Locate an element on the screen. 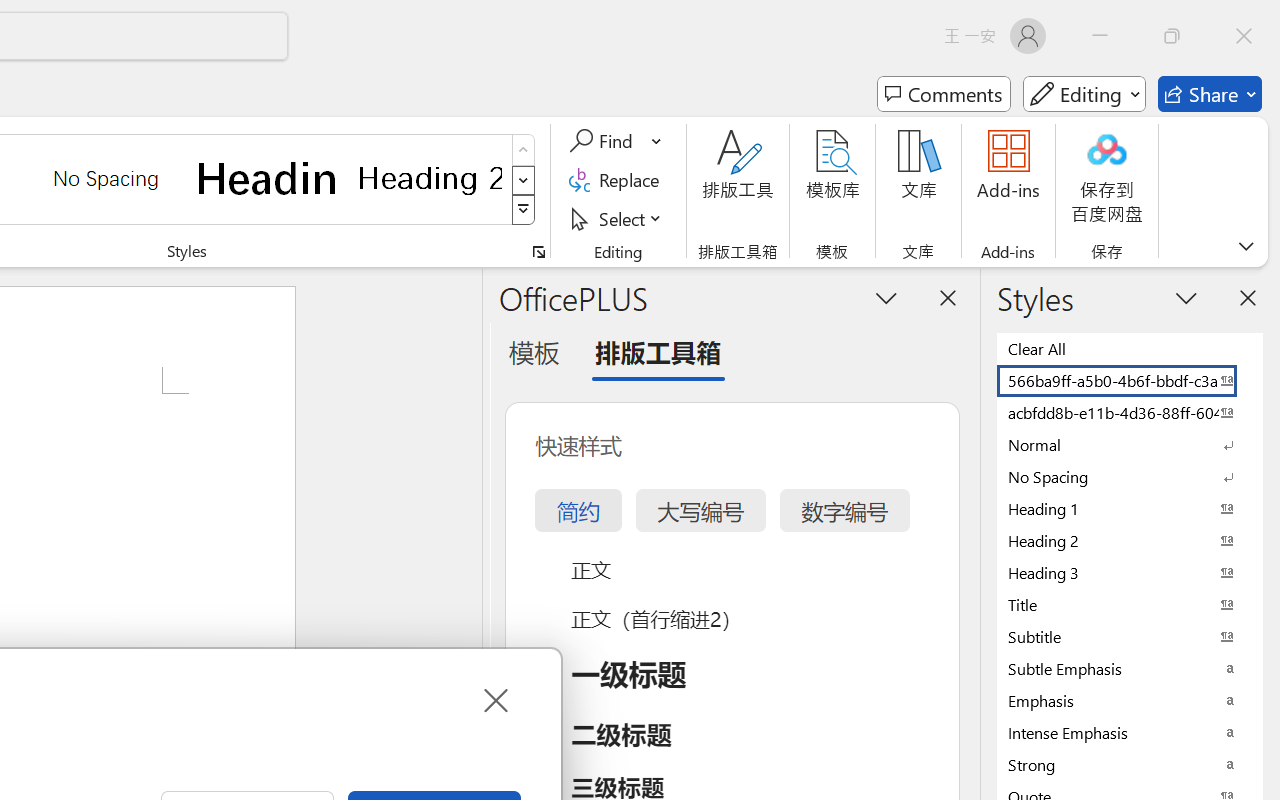  'Clear All' is located at coordinates (1130, 348).